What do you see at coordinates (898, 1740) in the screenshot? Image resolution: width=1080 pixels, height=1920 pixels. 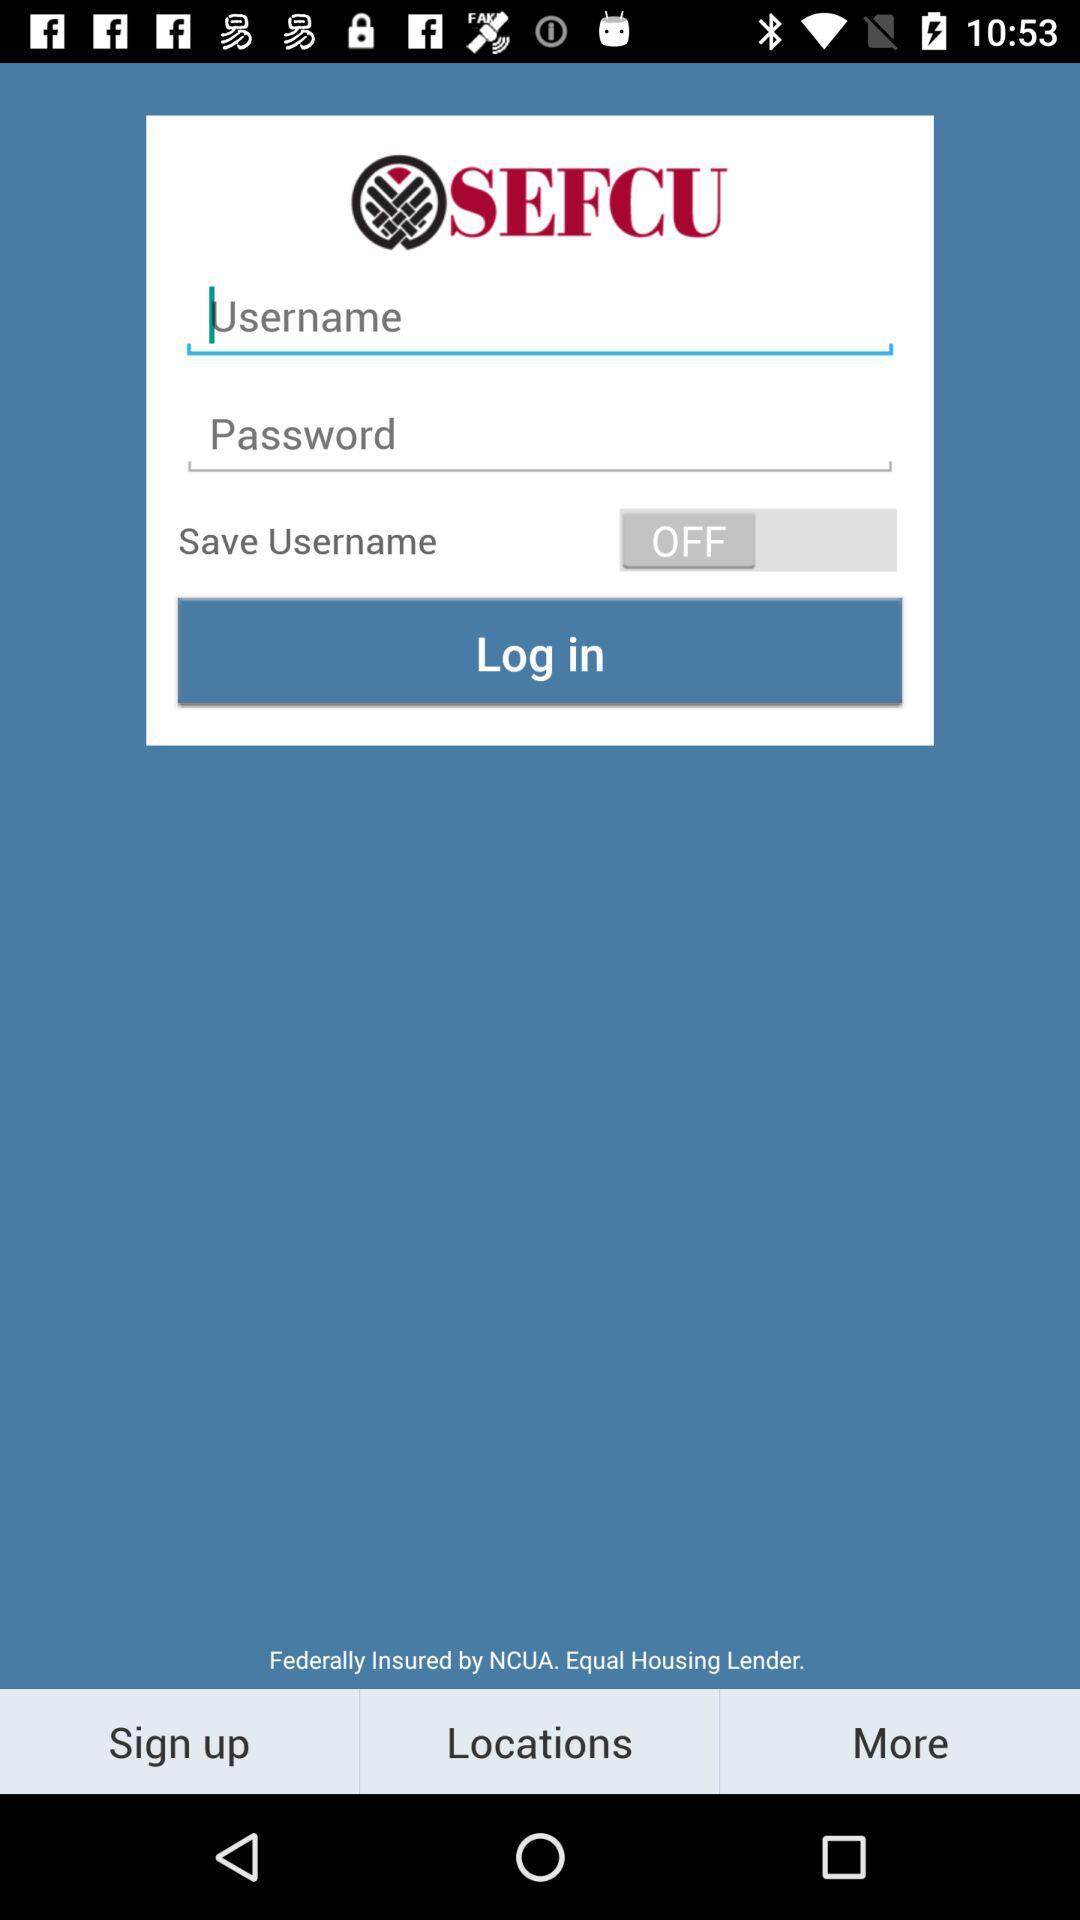 I see `icon to the right of the locations icon` at bounding box center [898, 1740].